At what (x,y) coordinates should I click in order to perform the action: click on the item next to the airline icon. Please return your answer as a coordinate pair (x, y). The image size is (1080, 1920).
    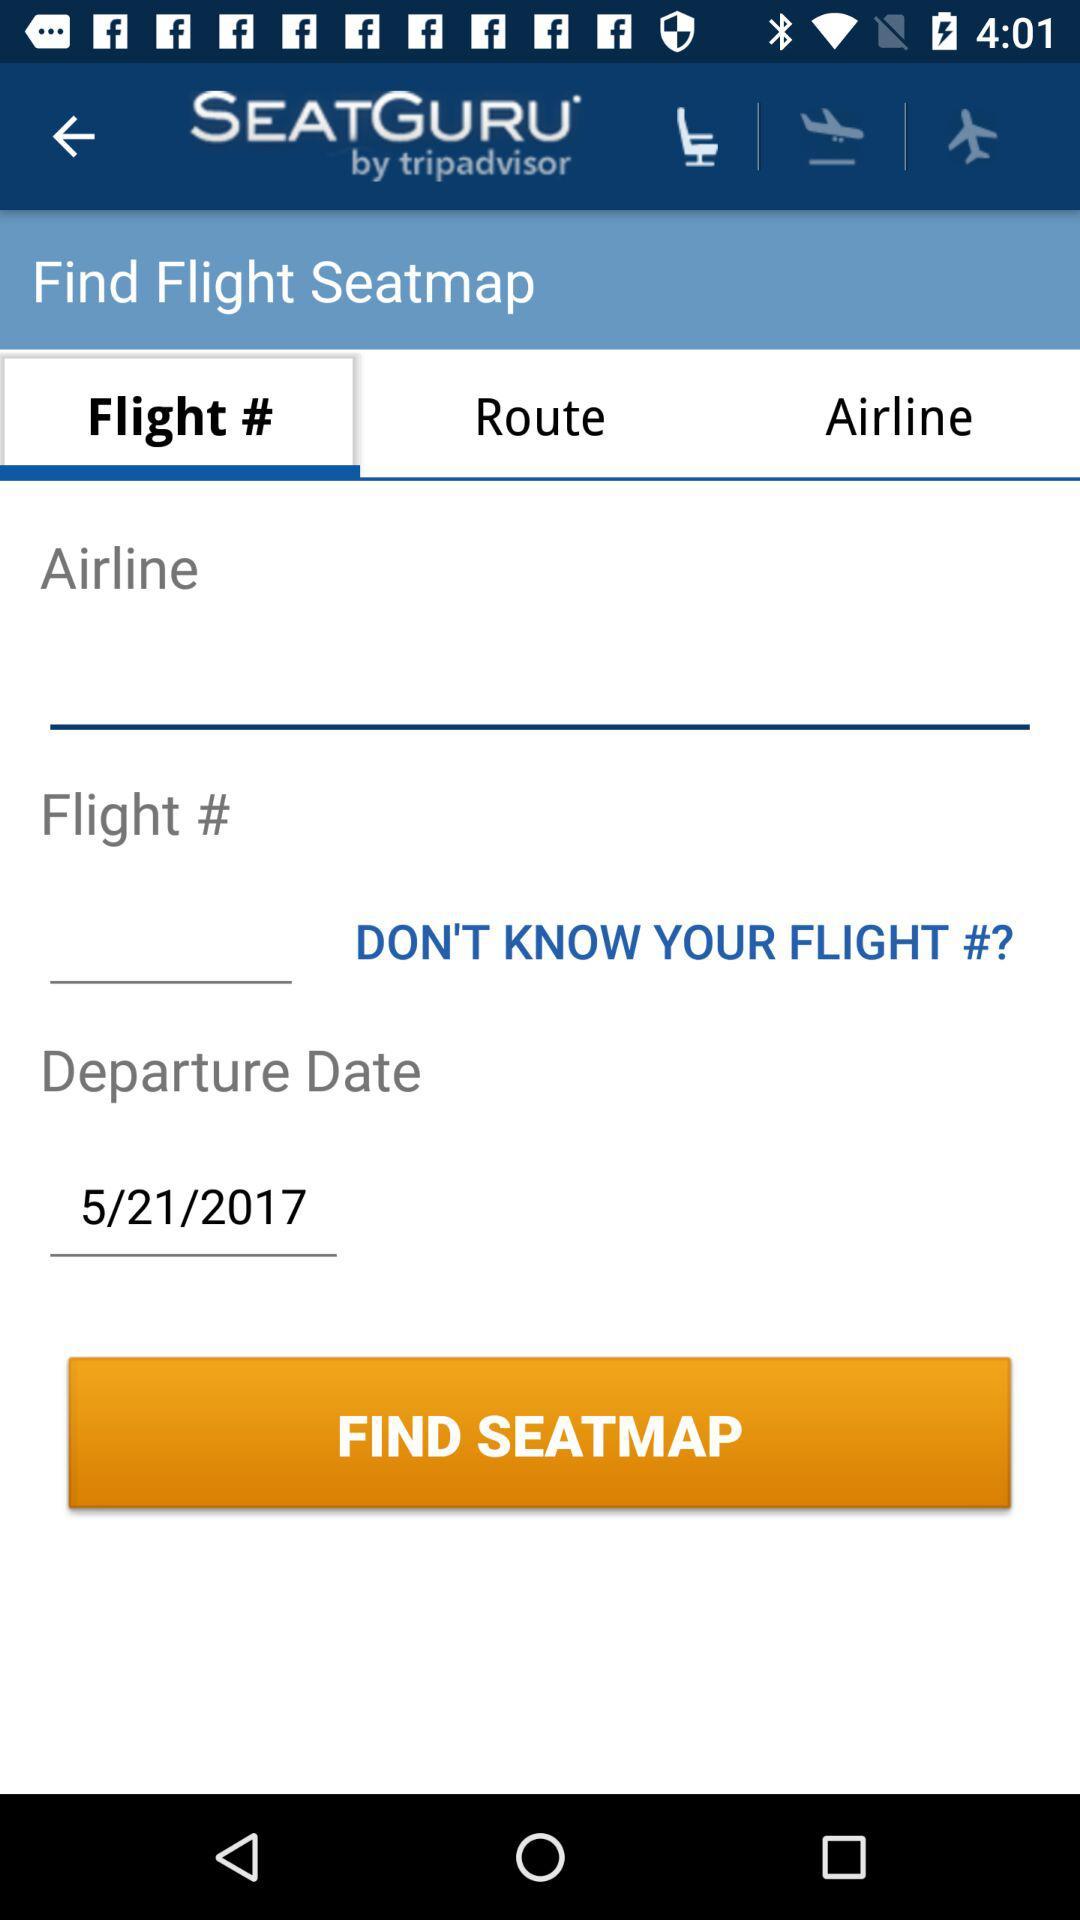
    Looking at the image, I should click on (540, 414).